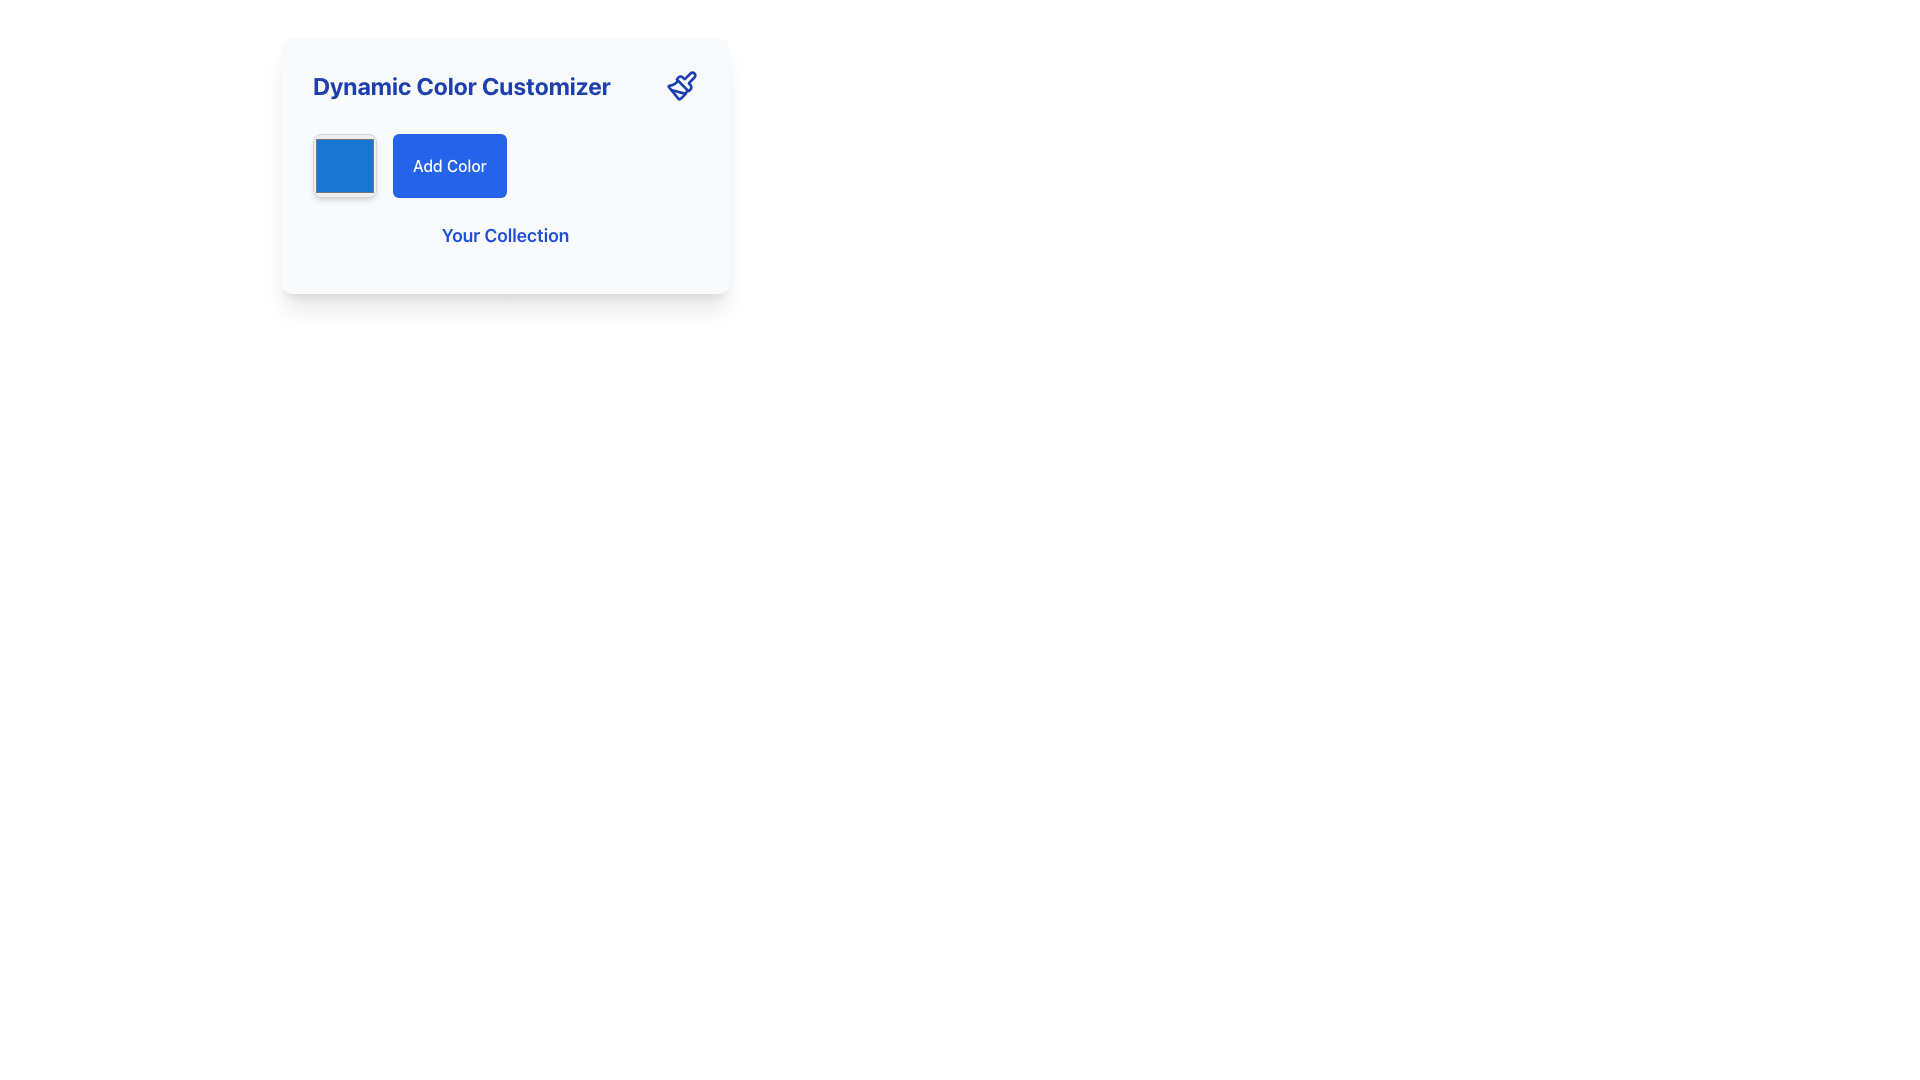 This screenshot has width=1920, height=1080. What do you see at coordinates (681, 84) in the screenshot?
I see `the icon located to the far right of the 'Dynamic Color Customizer' text` at bounding box center [681, 84].